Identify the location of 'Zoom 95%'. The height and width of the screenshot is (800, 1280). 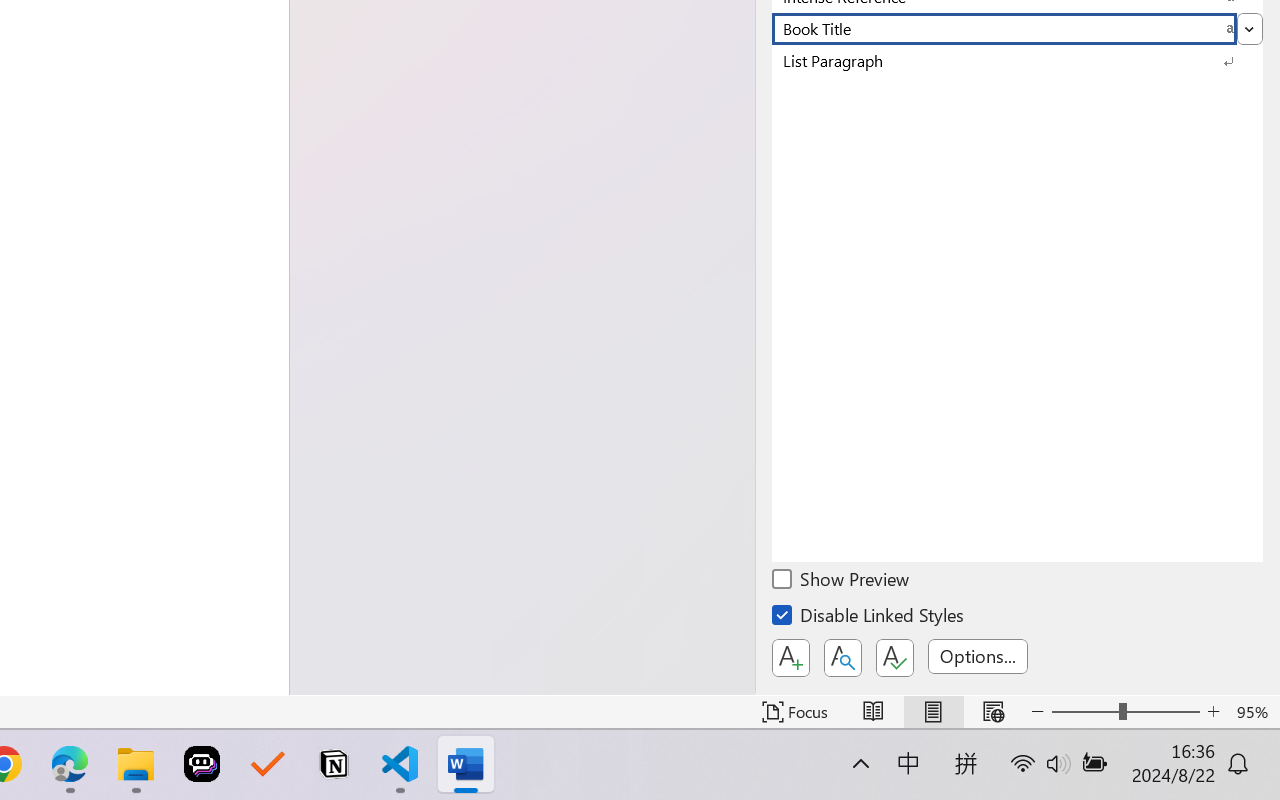
(1252, 711).